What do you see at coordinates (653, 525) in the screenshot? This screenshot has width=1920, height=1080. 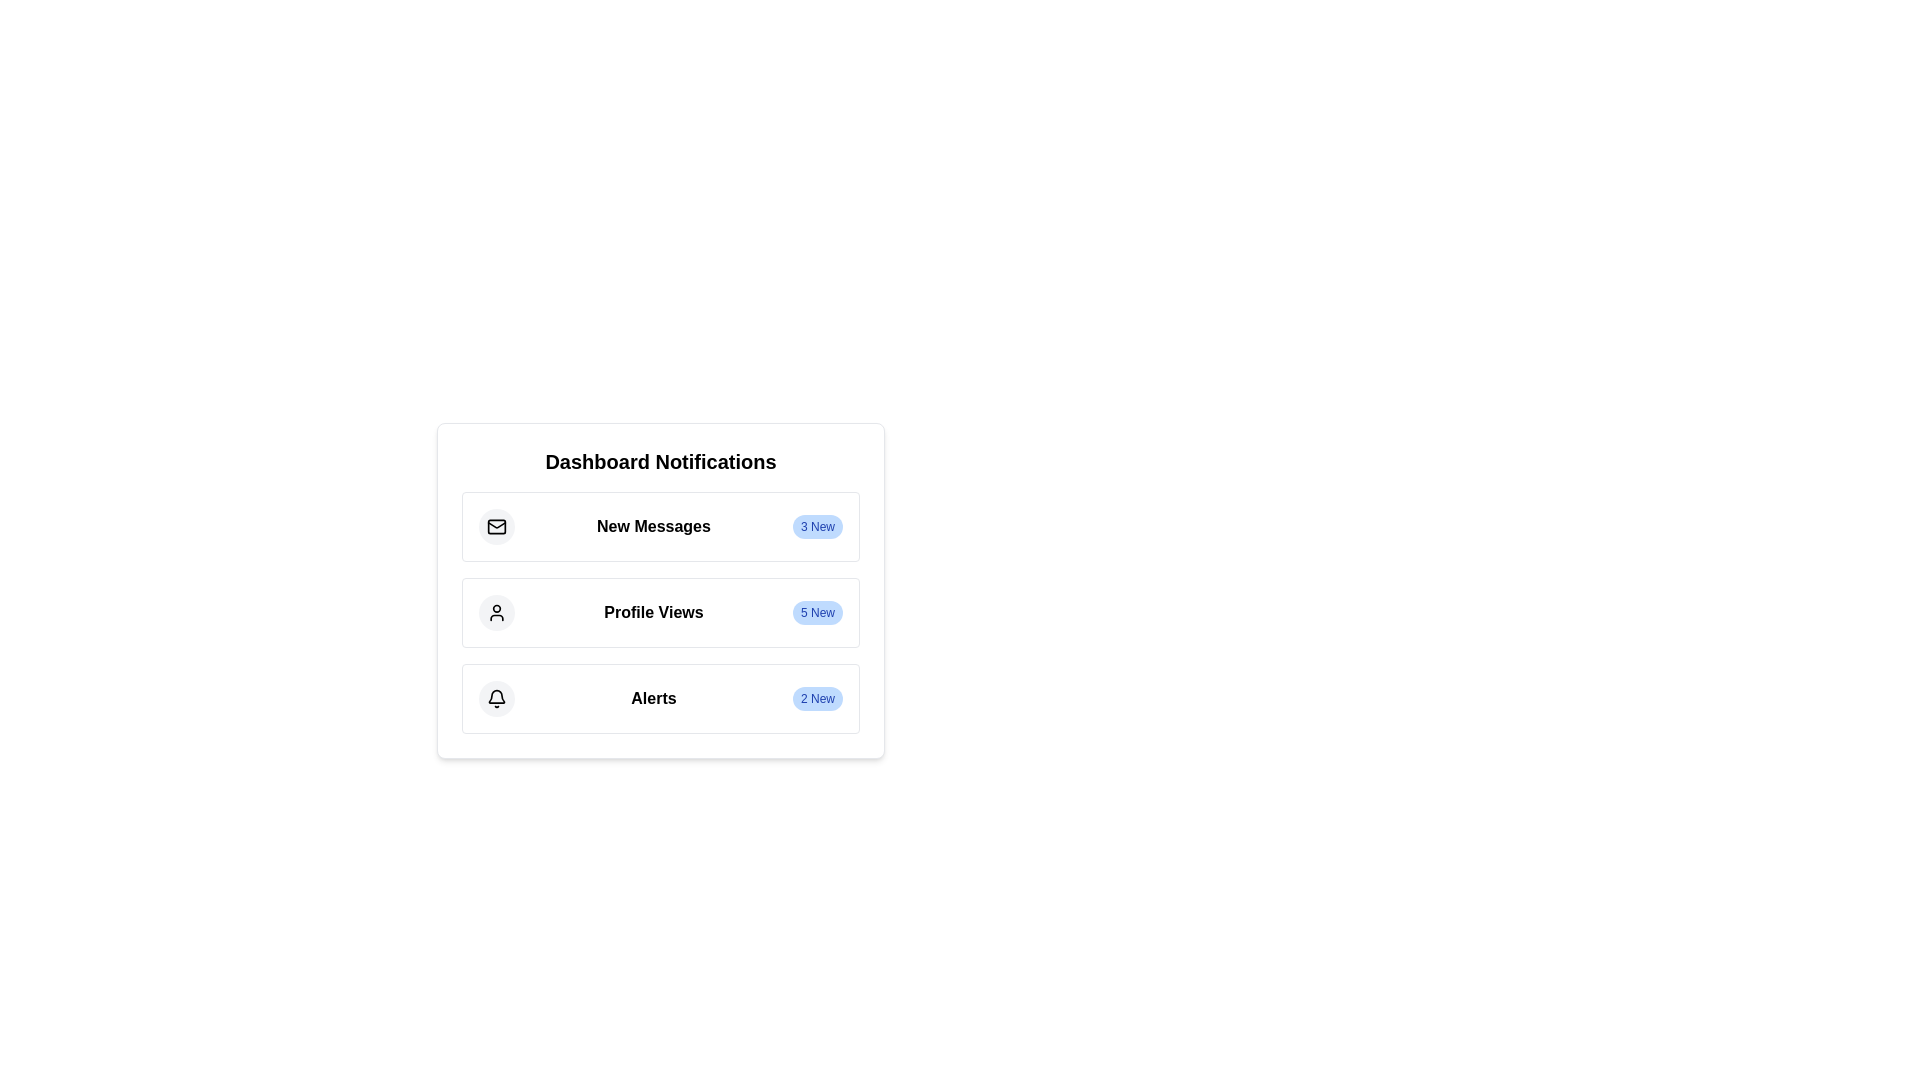 I see `the surrounding interactive area near the 'New Messages' text label, which is bold and part of a notification for messages` at bounding box center [653, 525].